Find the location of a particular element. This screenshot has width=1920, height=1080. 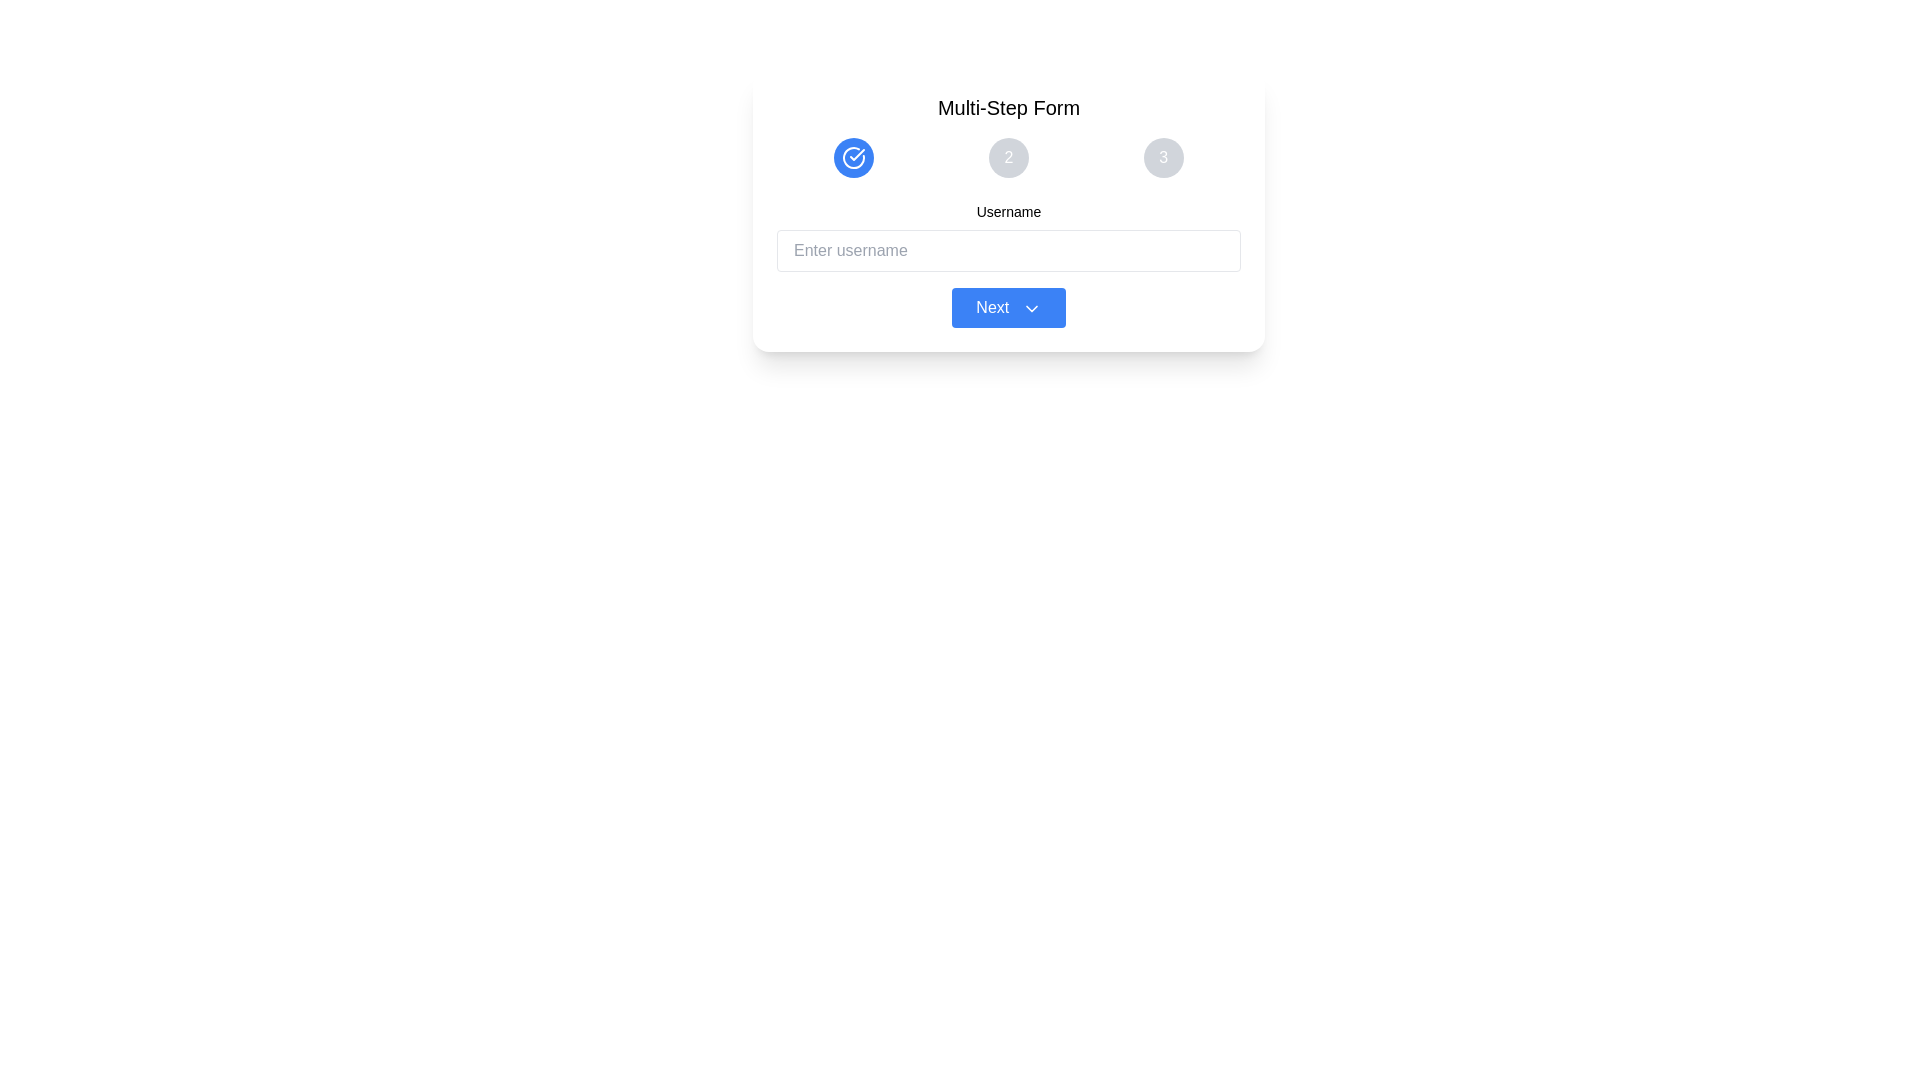

the circular status indicator icon with a white checkmark in a blue circle to mark the step as complete is located at coordinates (854, 157).